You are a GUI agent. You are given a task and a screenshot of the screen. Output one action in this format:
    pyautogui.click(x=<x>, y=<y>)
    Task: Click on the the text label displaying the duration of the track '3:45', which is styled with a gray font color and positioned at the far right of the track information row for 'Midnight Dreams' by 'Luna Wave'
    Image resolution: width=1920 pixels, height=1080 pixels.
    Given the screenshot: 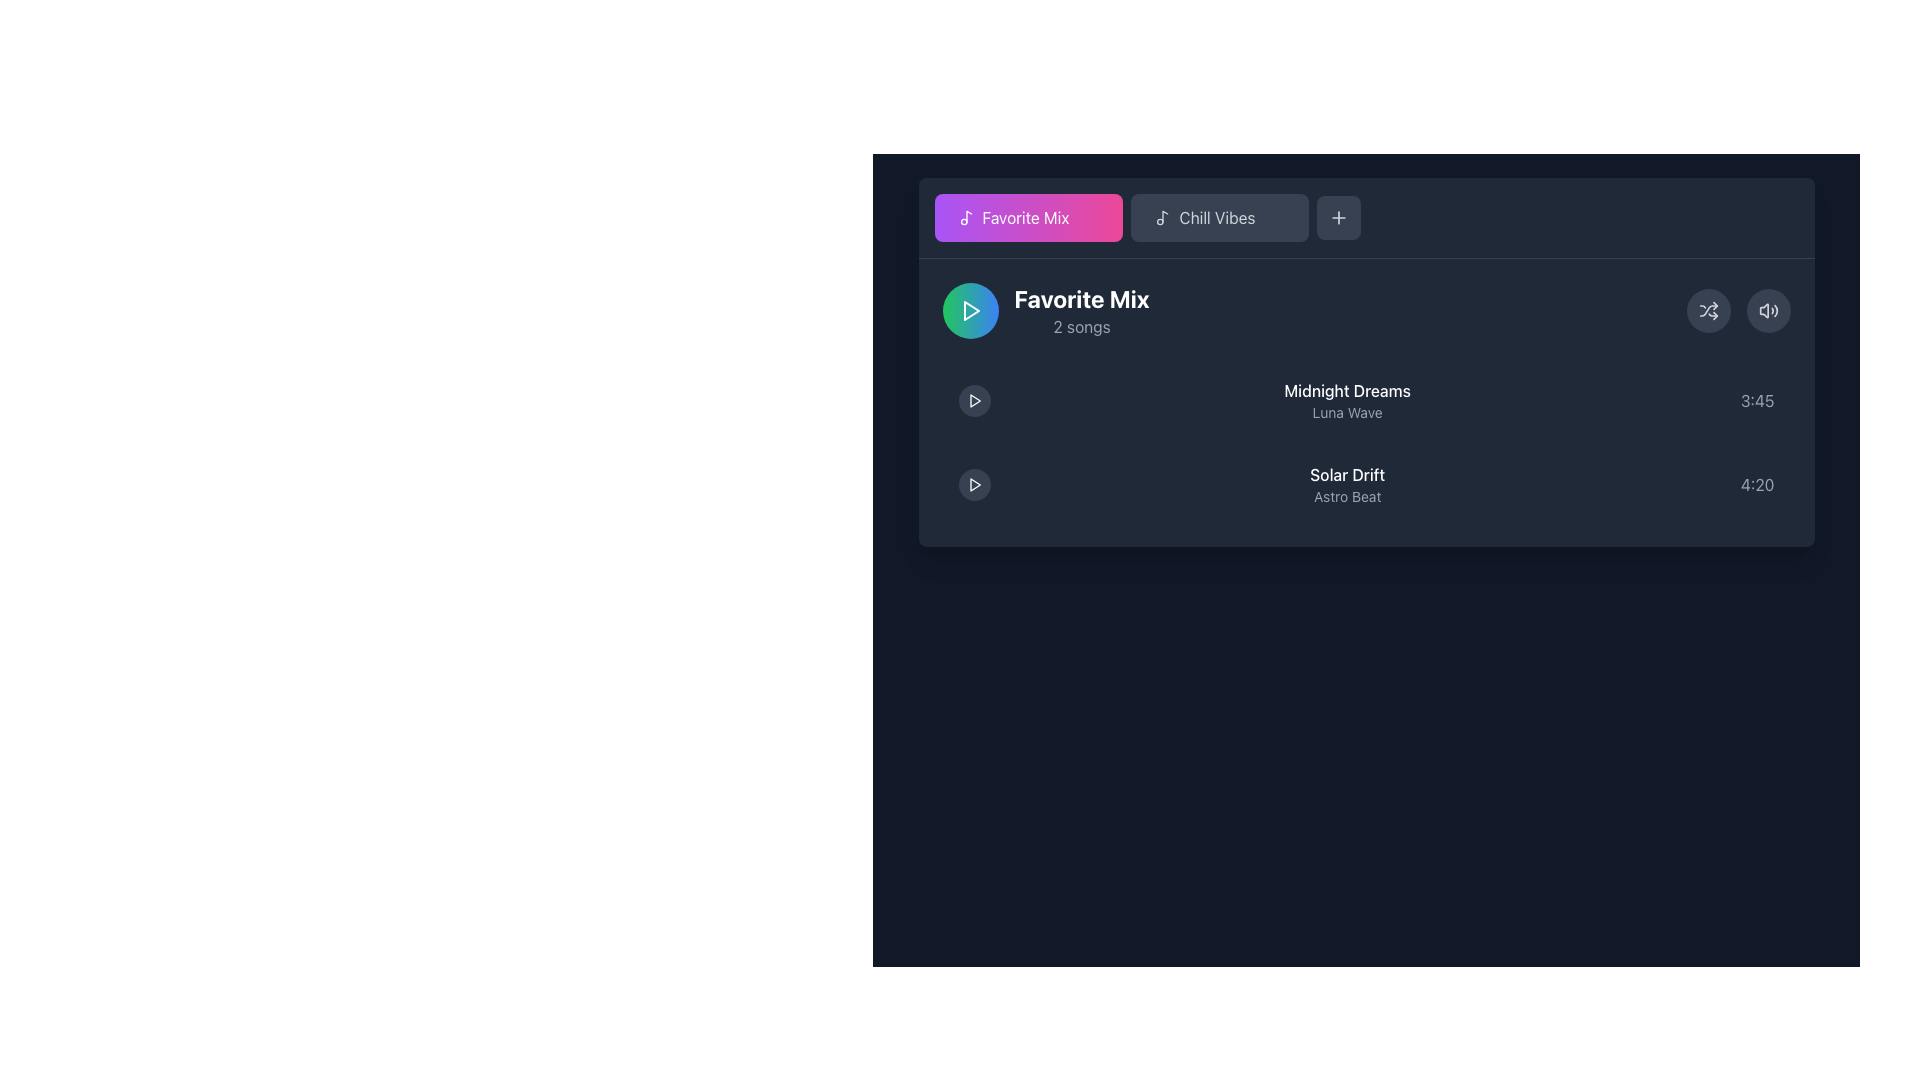 What is the action you would take?
    pyautogui.click(x=1756, y=401)
    